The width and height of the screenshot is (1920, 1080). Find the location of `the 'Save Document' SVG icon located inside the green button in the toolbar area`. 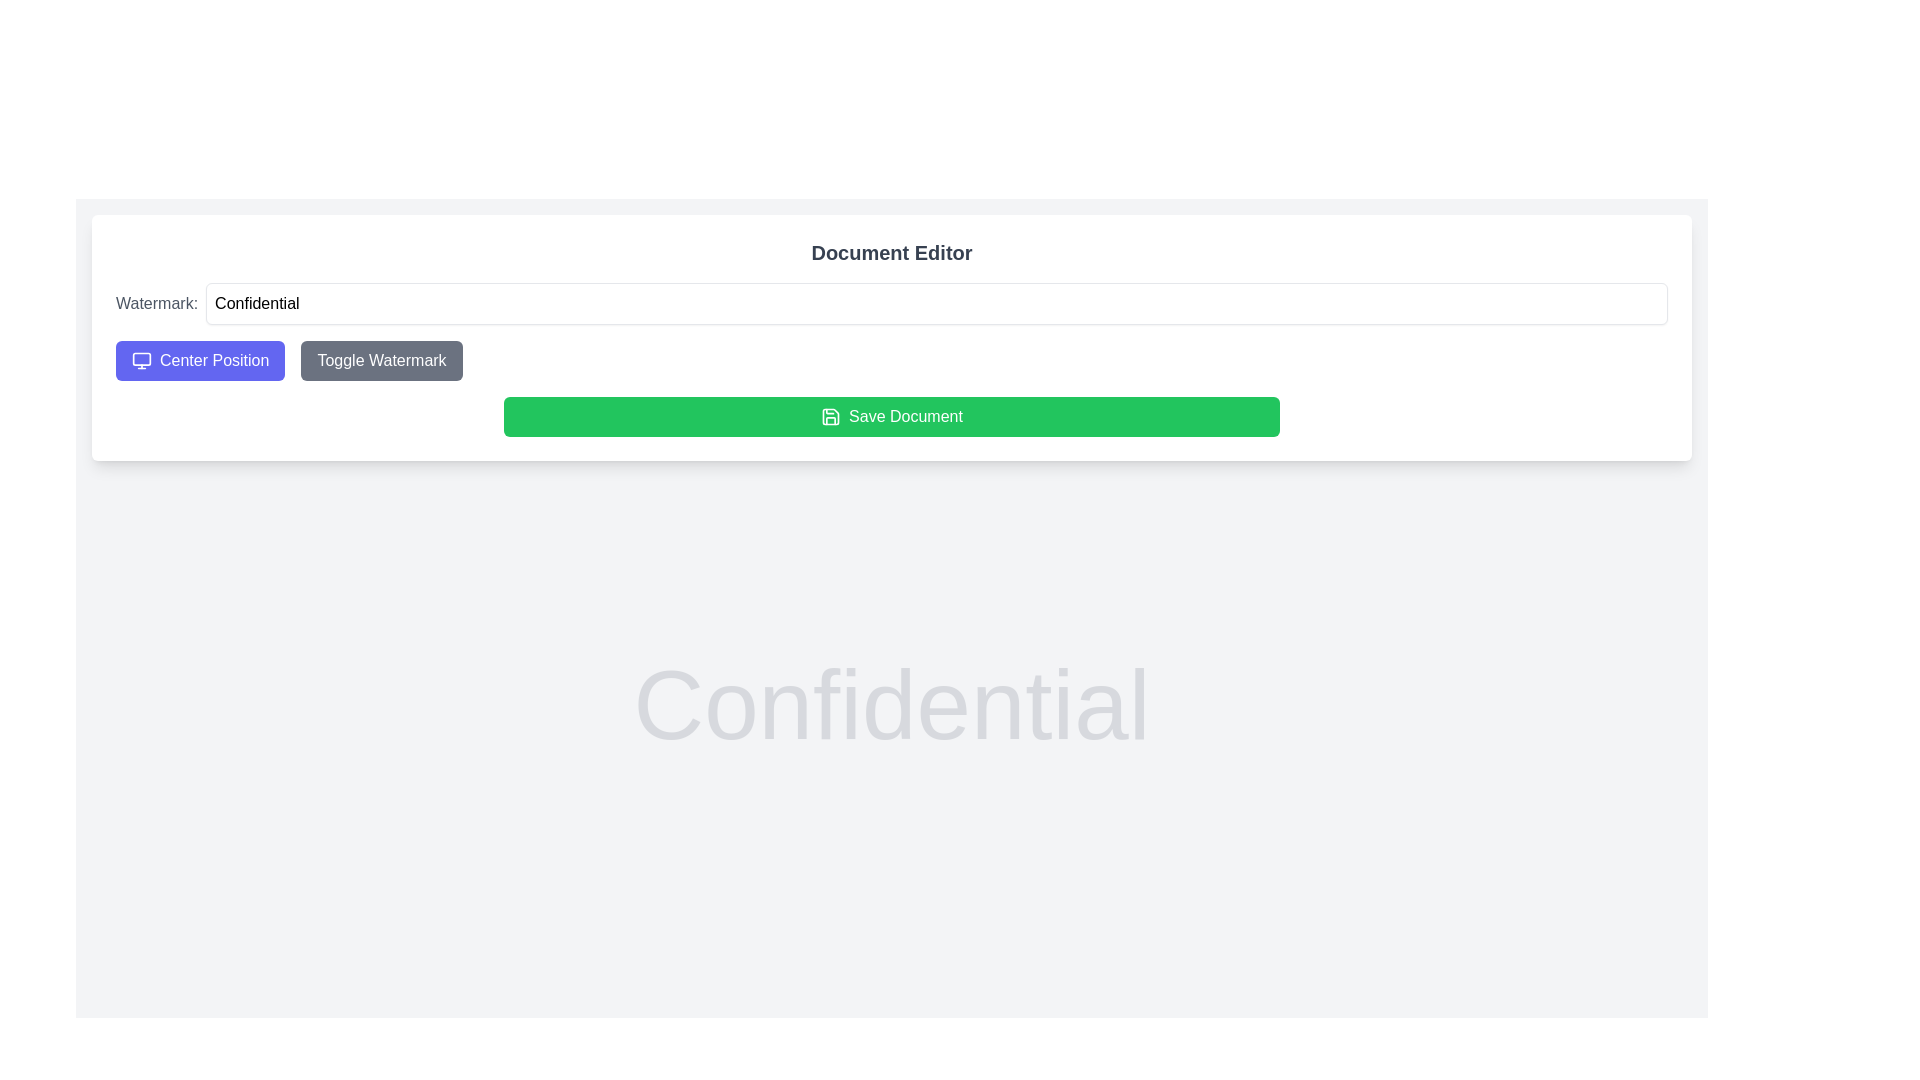

the 'Save Document' SVG icon located inside the green button in the toolbar area is located at coordinates (831, 415).